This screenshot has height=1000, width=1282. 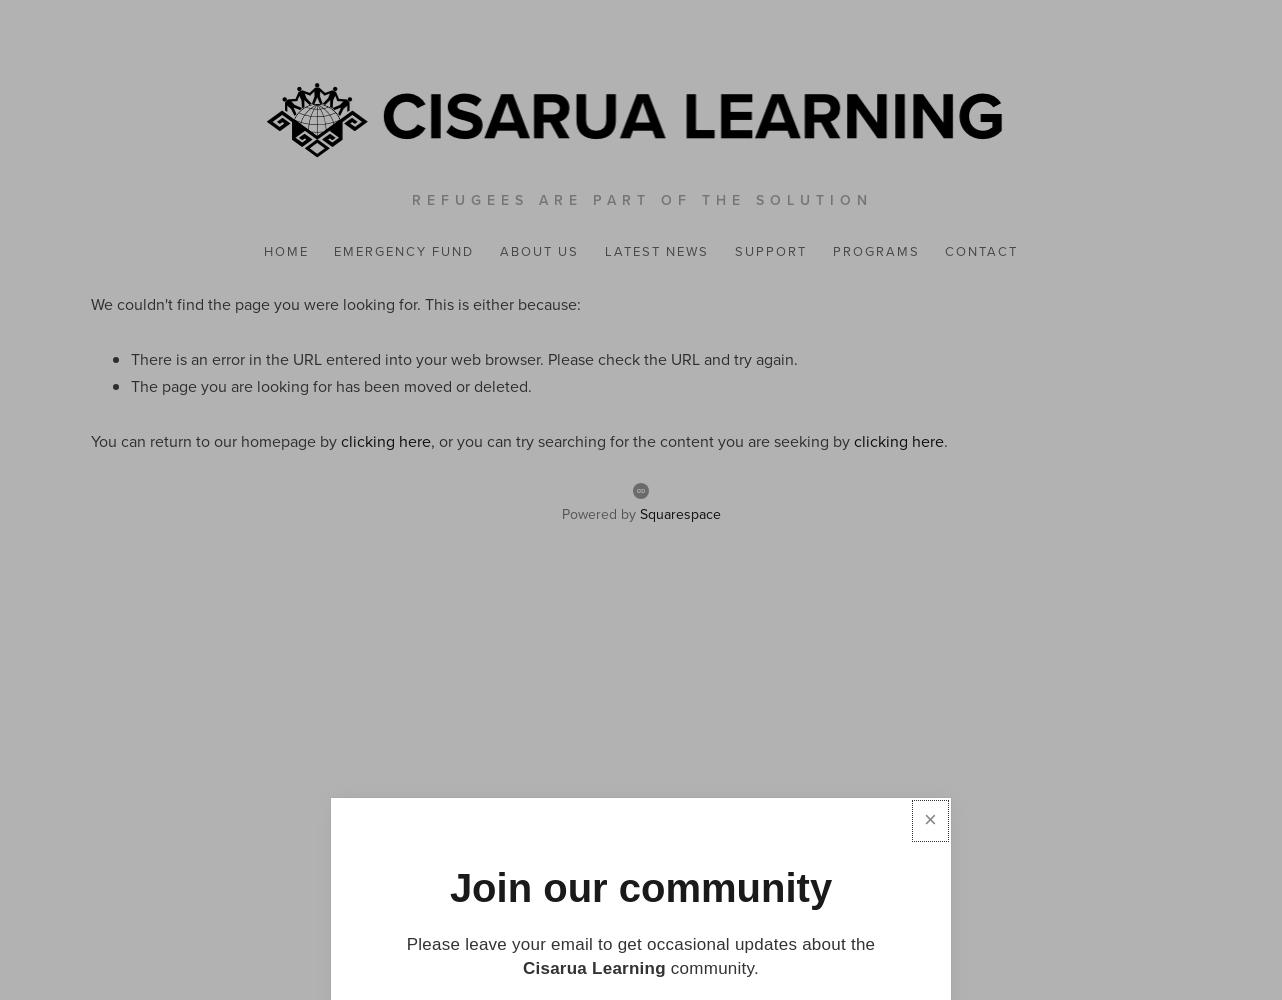 What do you see at coordinates (330, 385) in the screenshot?
I see `'The page you are looking for has been moved or deleted.'` at bounding box center [330, 385].